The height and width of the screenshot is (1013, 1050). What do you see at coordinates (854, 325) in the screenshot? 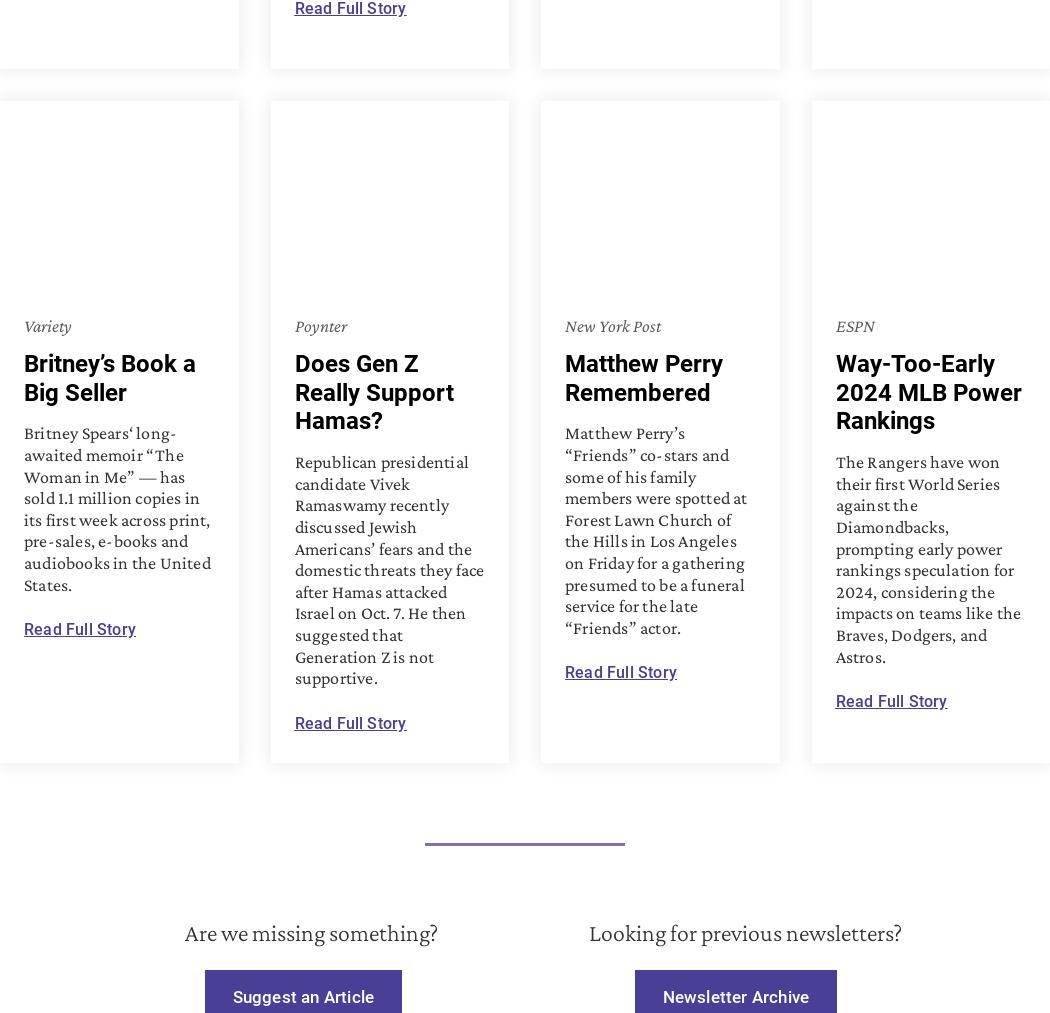
I see `'ESPN'` at bounding box center [854, 325].